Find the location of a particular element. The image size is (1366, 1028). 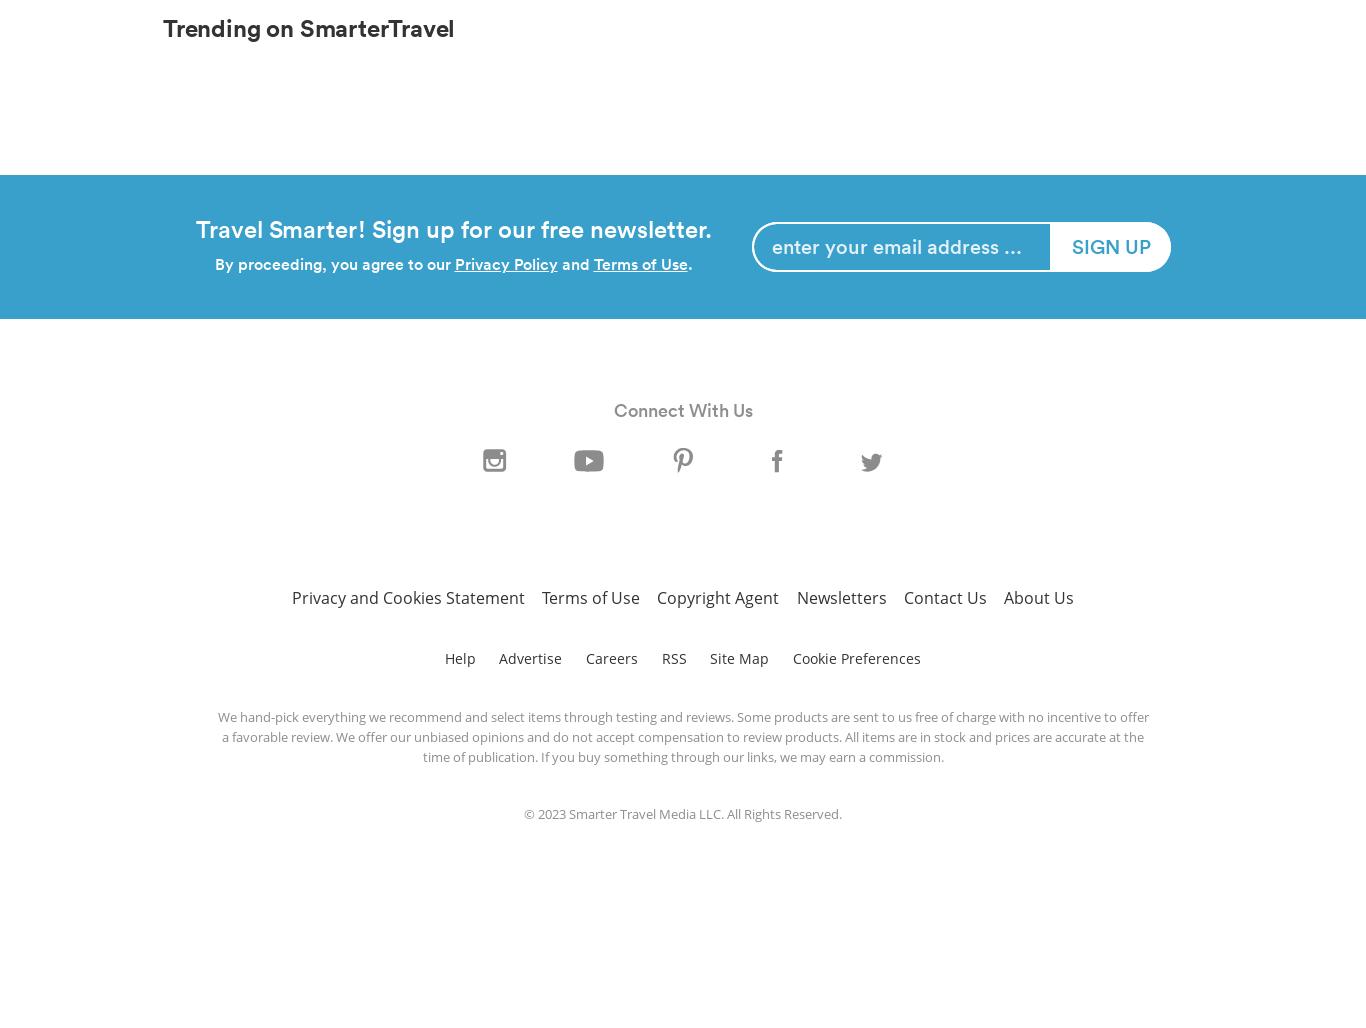

'Help' is located at coordinates (442, 657).